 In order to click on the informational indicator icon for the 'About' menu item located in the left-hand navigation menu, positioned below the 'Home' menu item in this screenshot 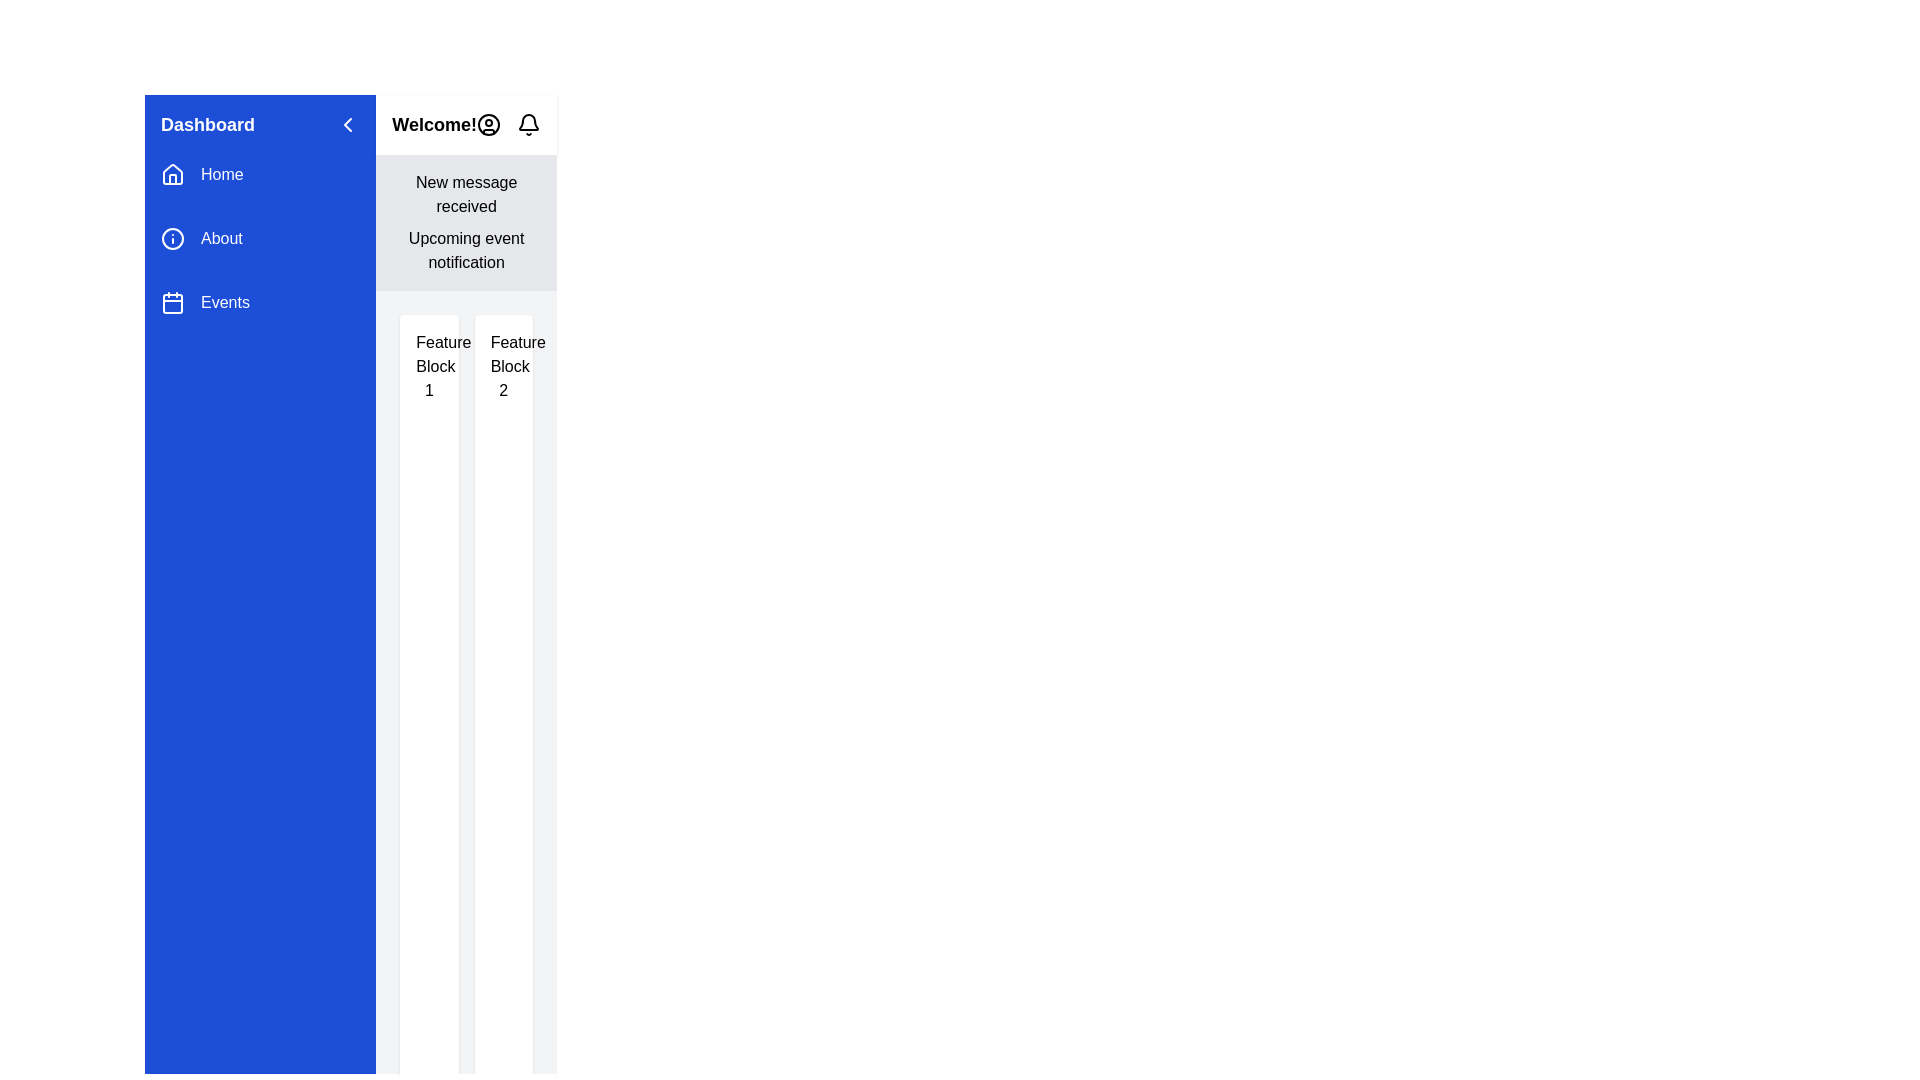, I will do `click(172, 238)`.